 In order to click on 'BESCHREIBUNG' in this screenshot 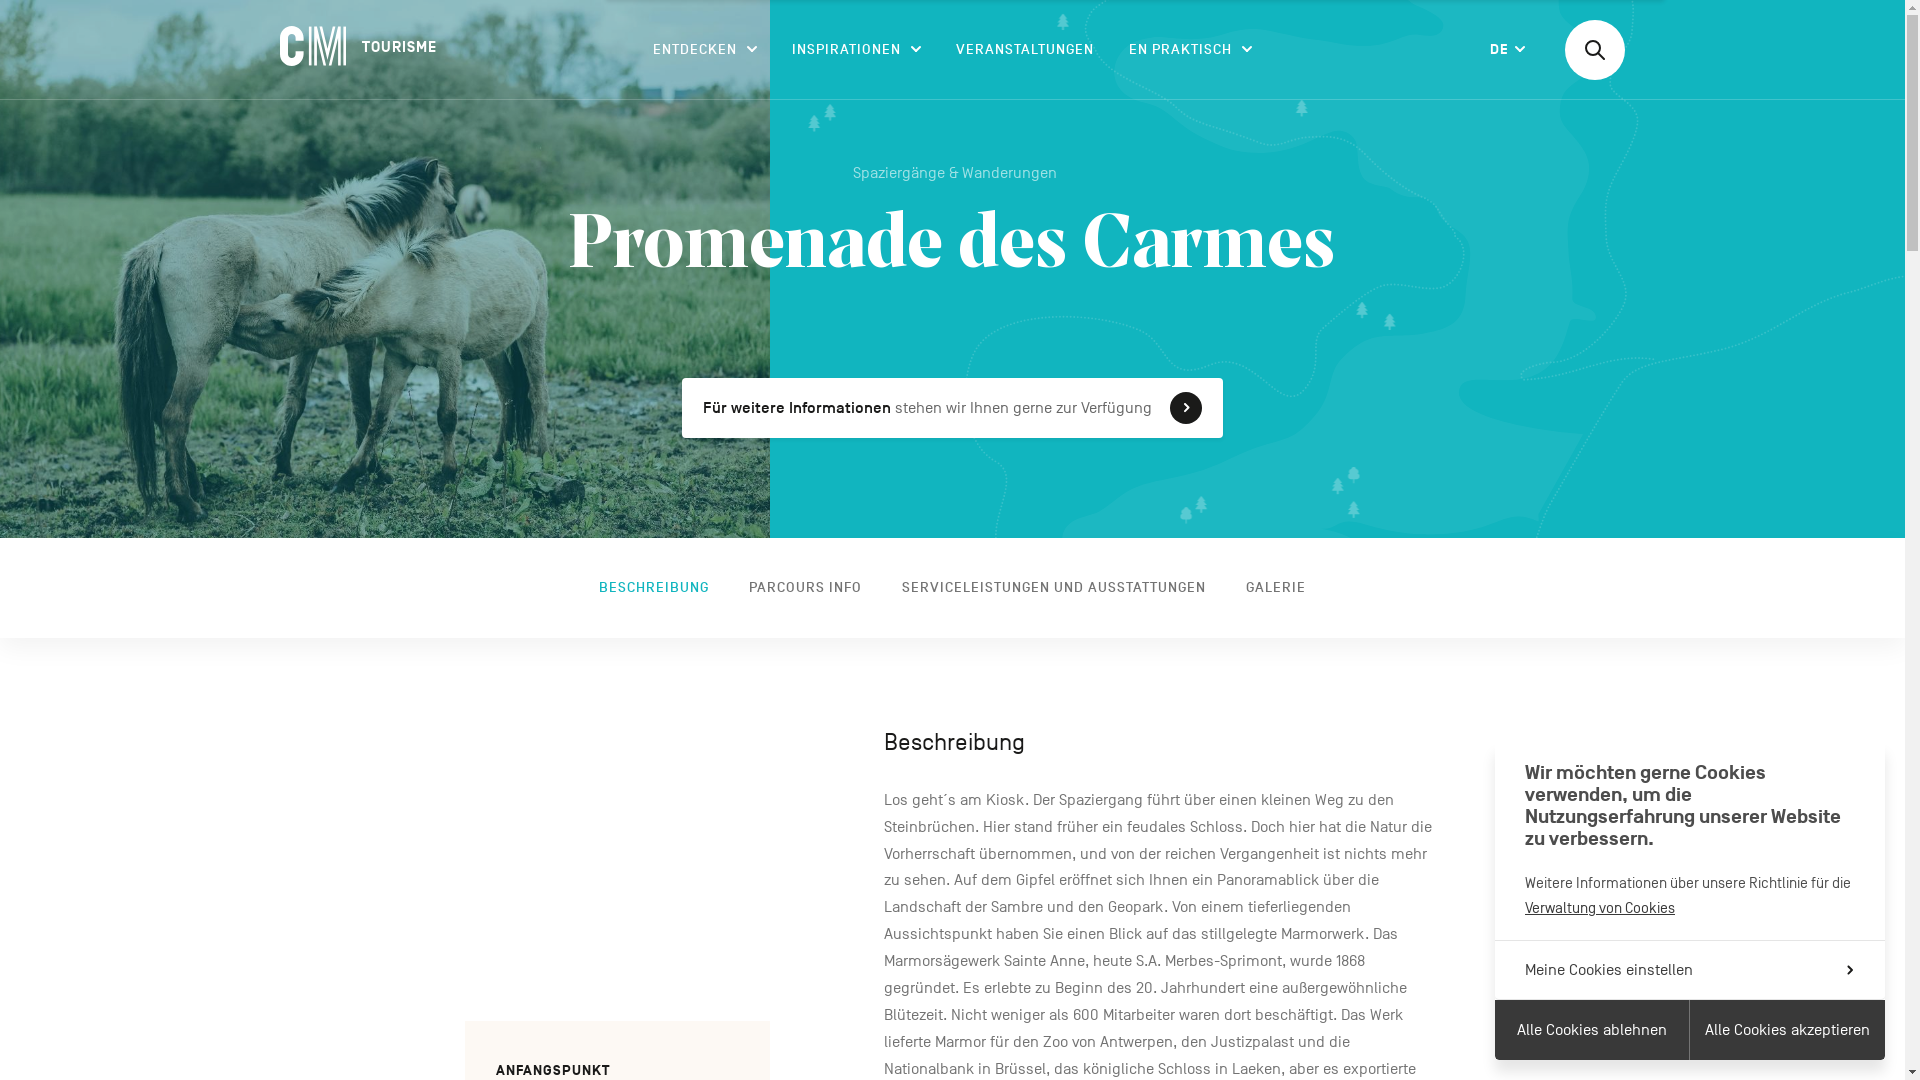, I will do `click(653, 586)`.